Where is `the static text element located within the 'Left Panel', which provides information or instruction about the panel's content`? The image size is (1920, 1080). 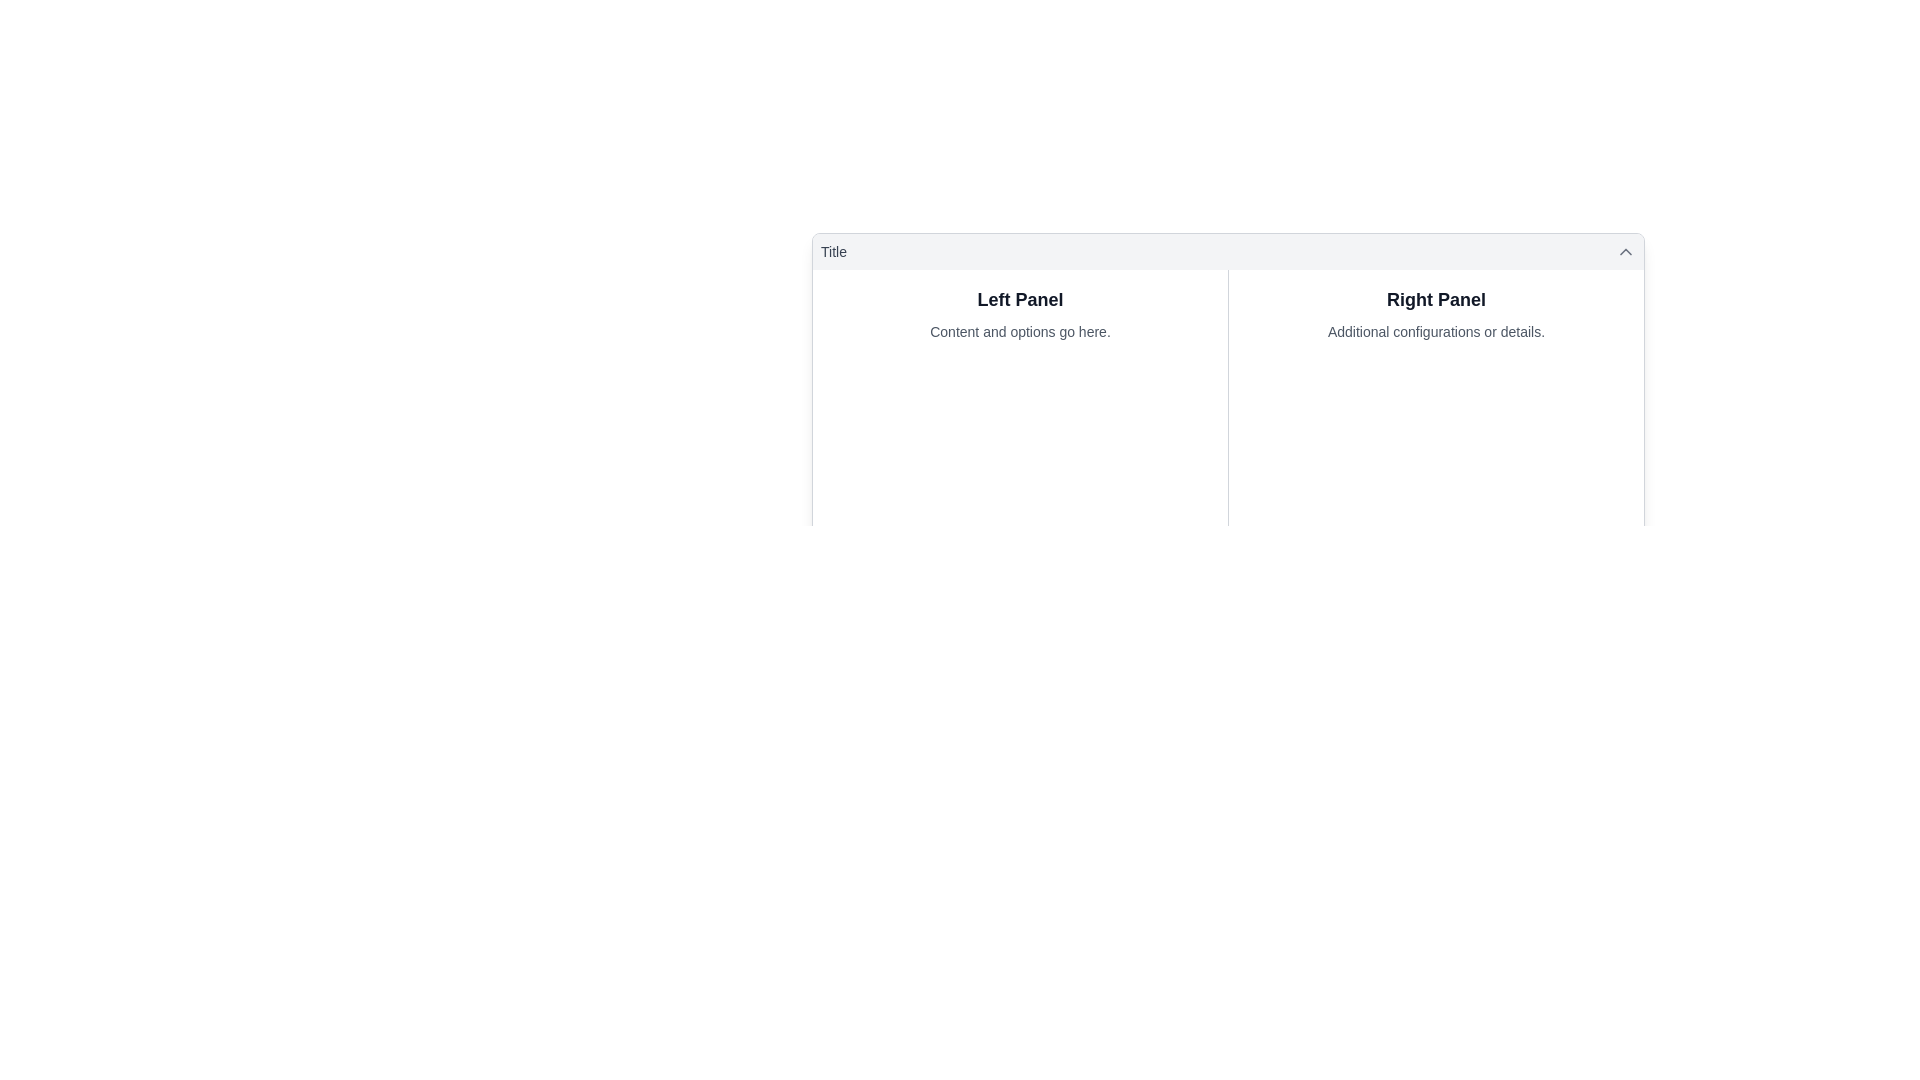
the static text element located within the 'Left Panel', which provides information or instruction about the panel's content is located at coordinates (1020, 330).